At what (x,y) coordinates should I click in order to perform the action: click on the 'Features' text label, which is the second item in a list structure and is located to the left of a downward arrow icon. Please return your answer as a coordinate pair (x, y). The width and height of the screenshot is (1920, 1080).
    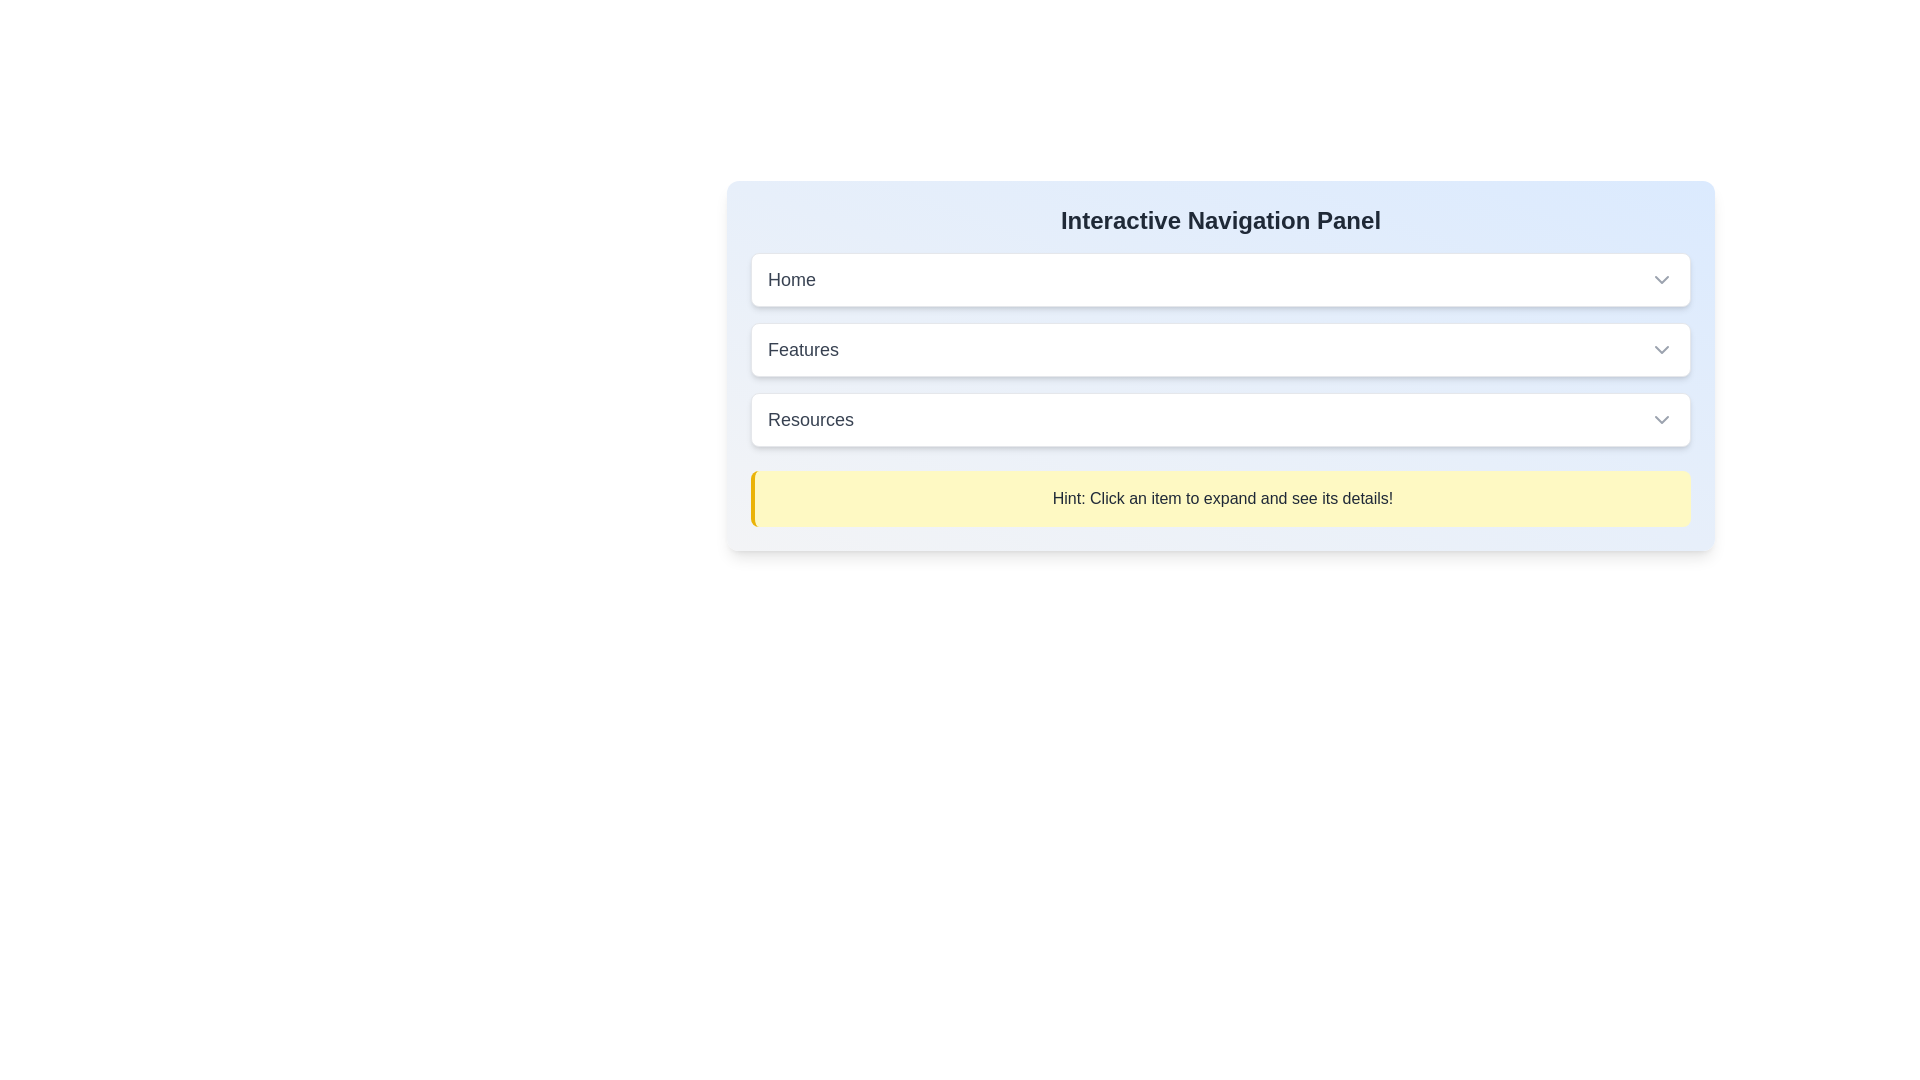
    Looking at the image, I should click on (803, 349).